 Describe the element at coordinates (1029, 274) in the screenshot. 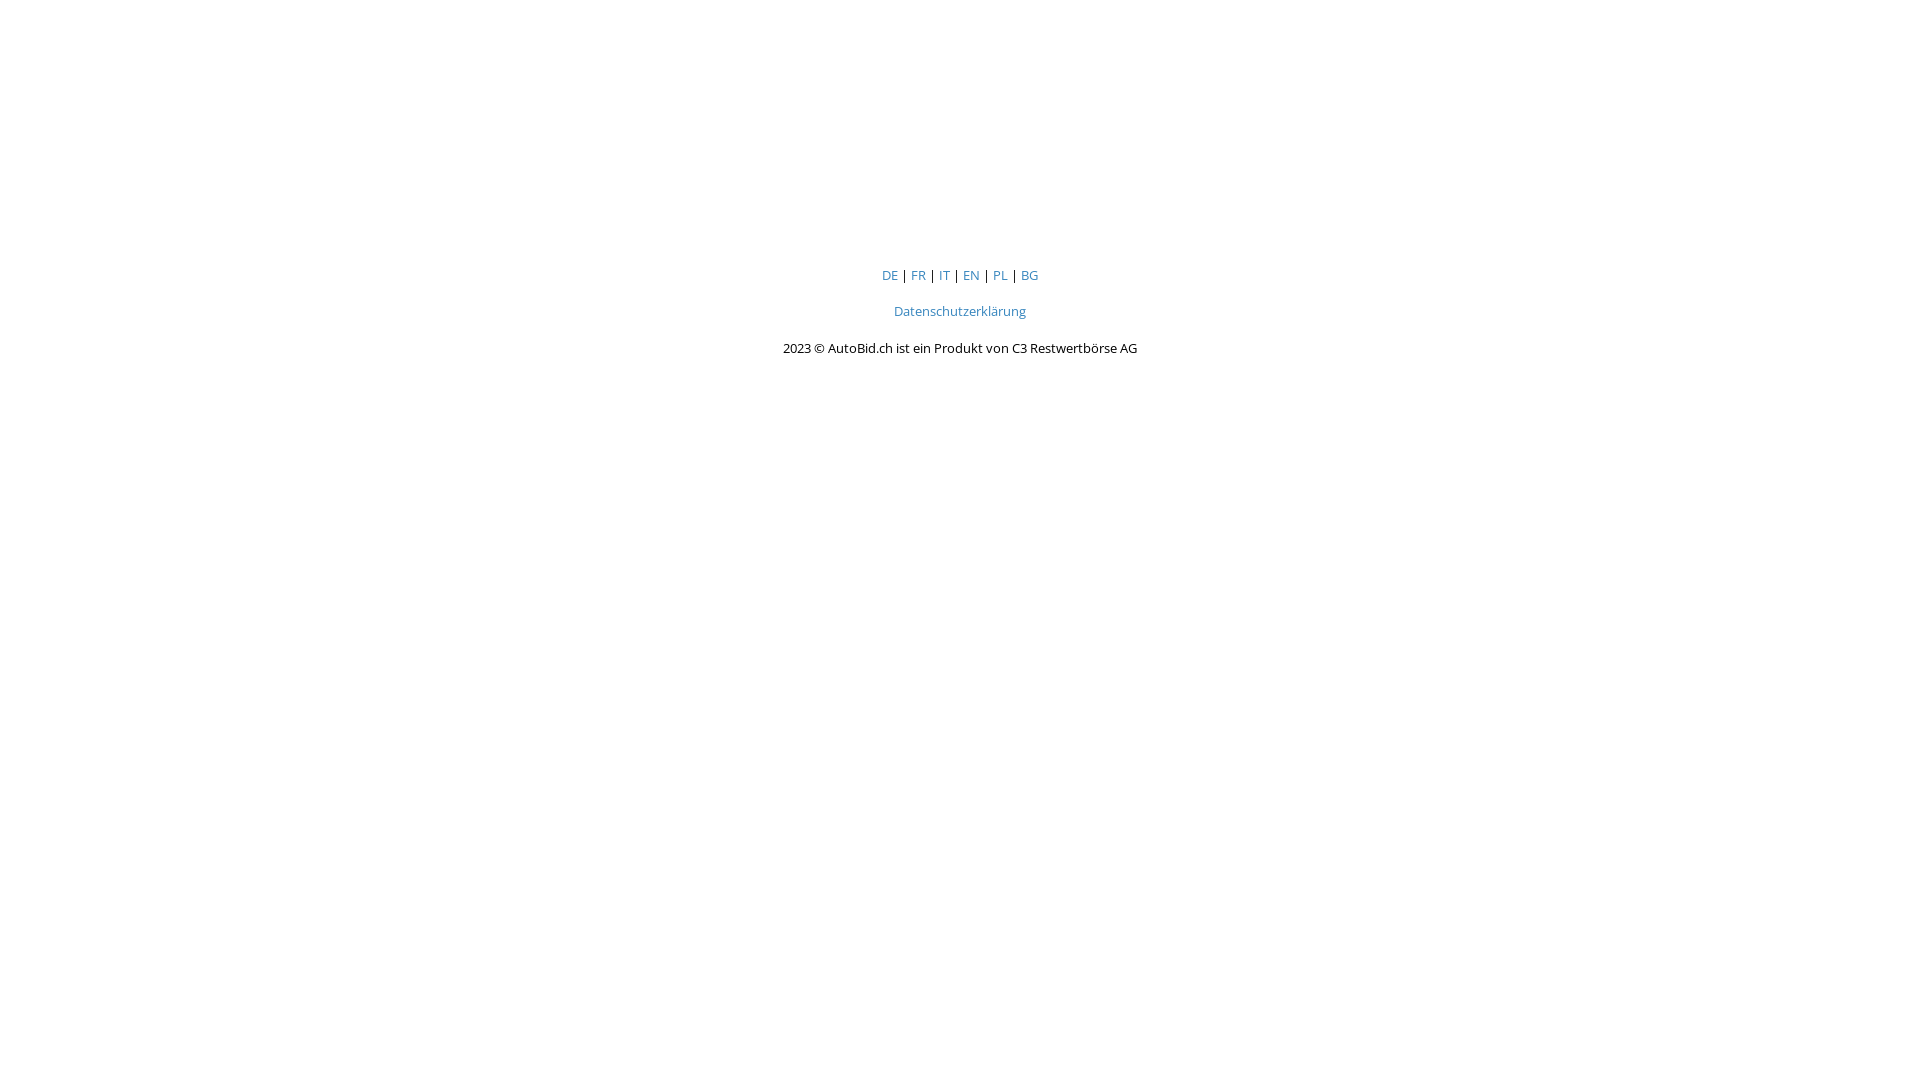

I see `'BG'` at that location.